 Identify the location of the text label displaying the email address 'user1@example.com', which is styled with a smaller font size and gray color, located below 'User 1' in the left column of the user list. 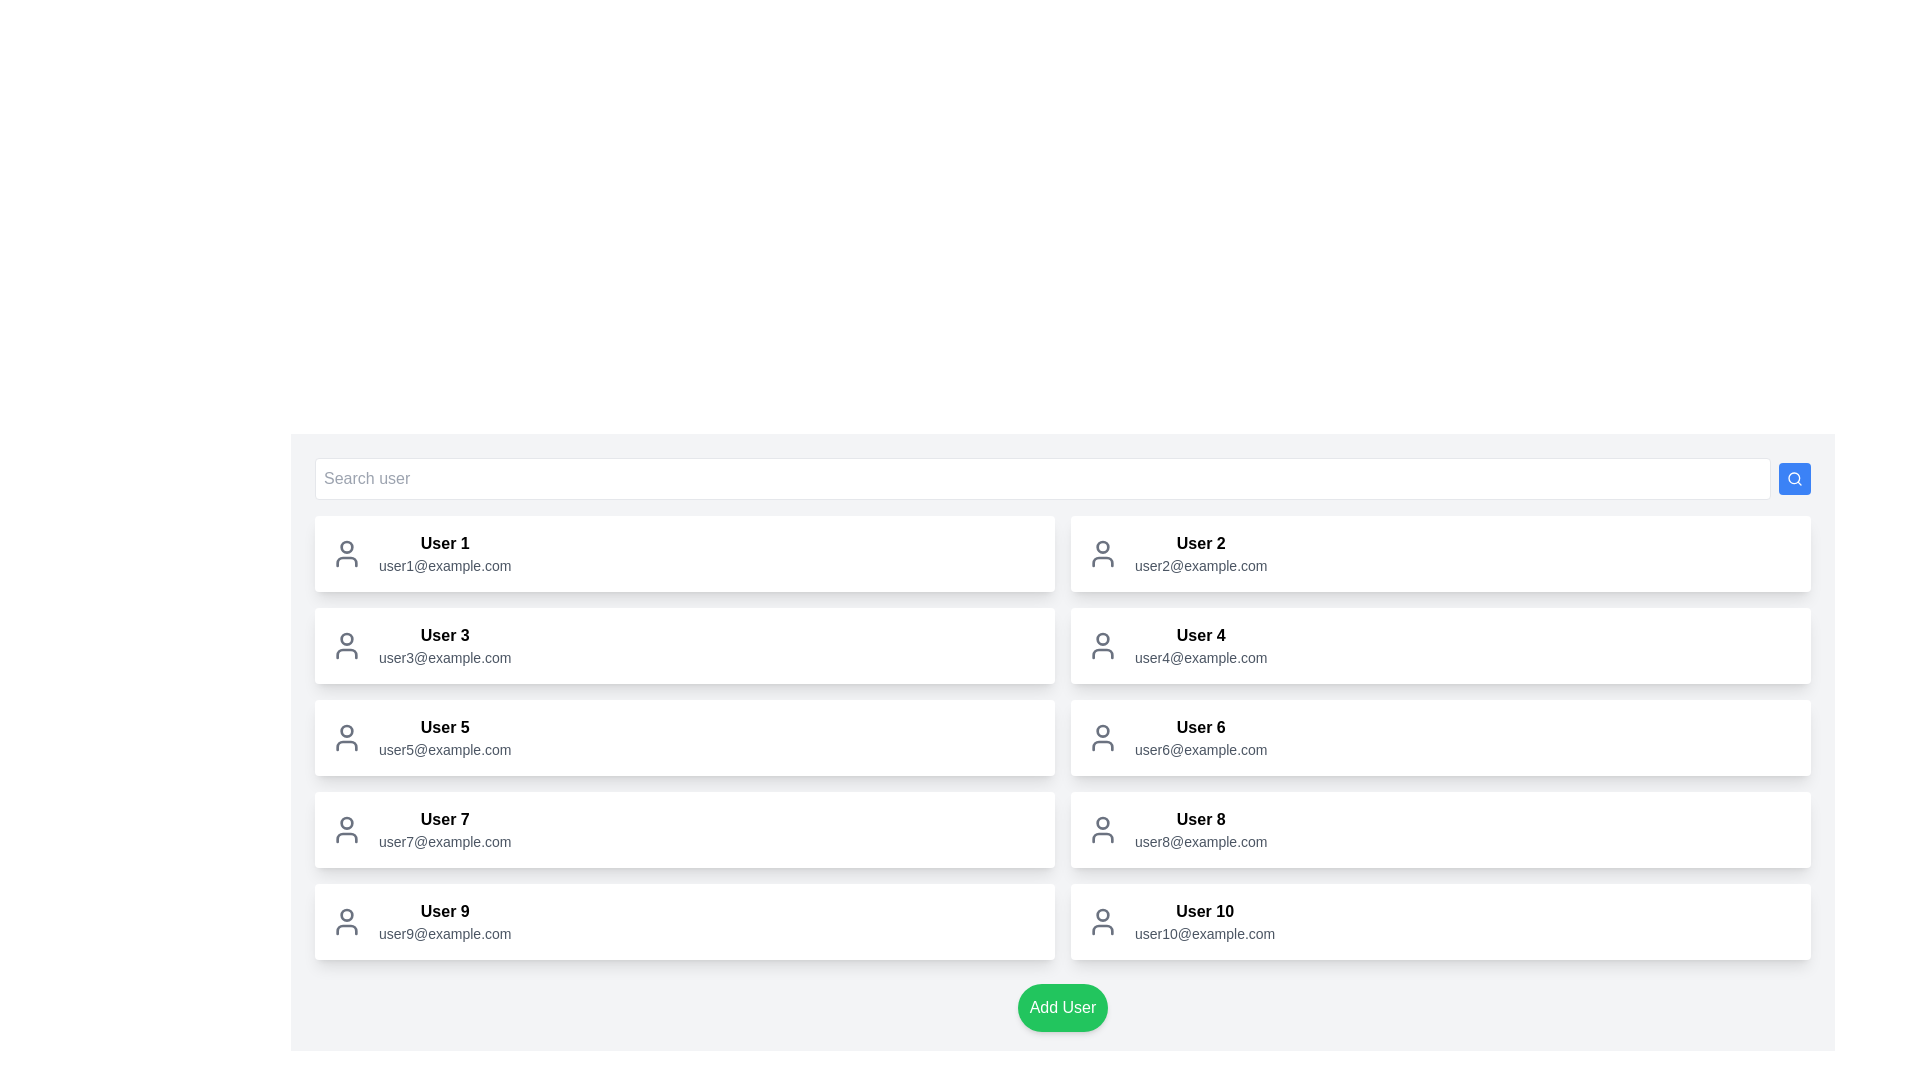
(444, 566).